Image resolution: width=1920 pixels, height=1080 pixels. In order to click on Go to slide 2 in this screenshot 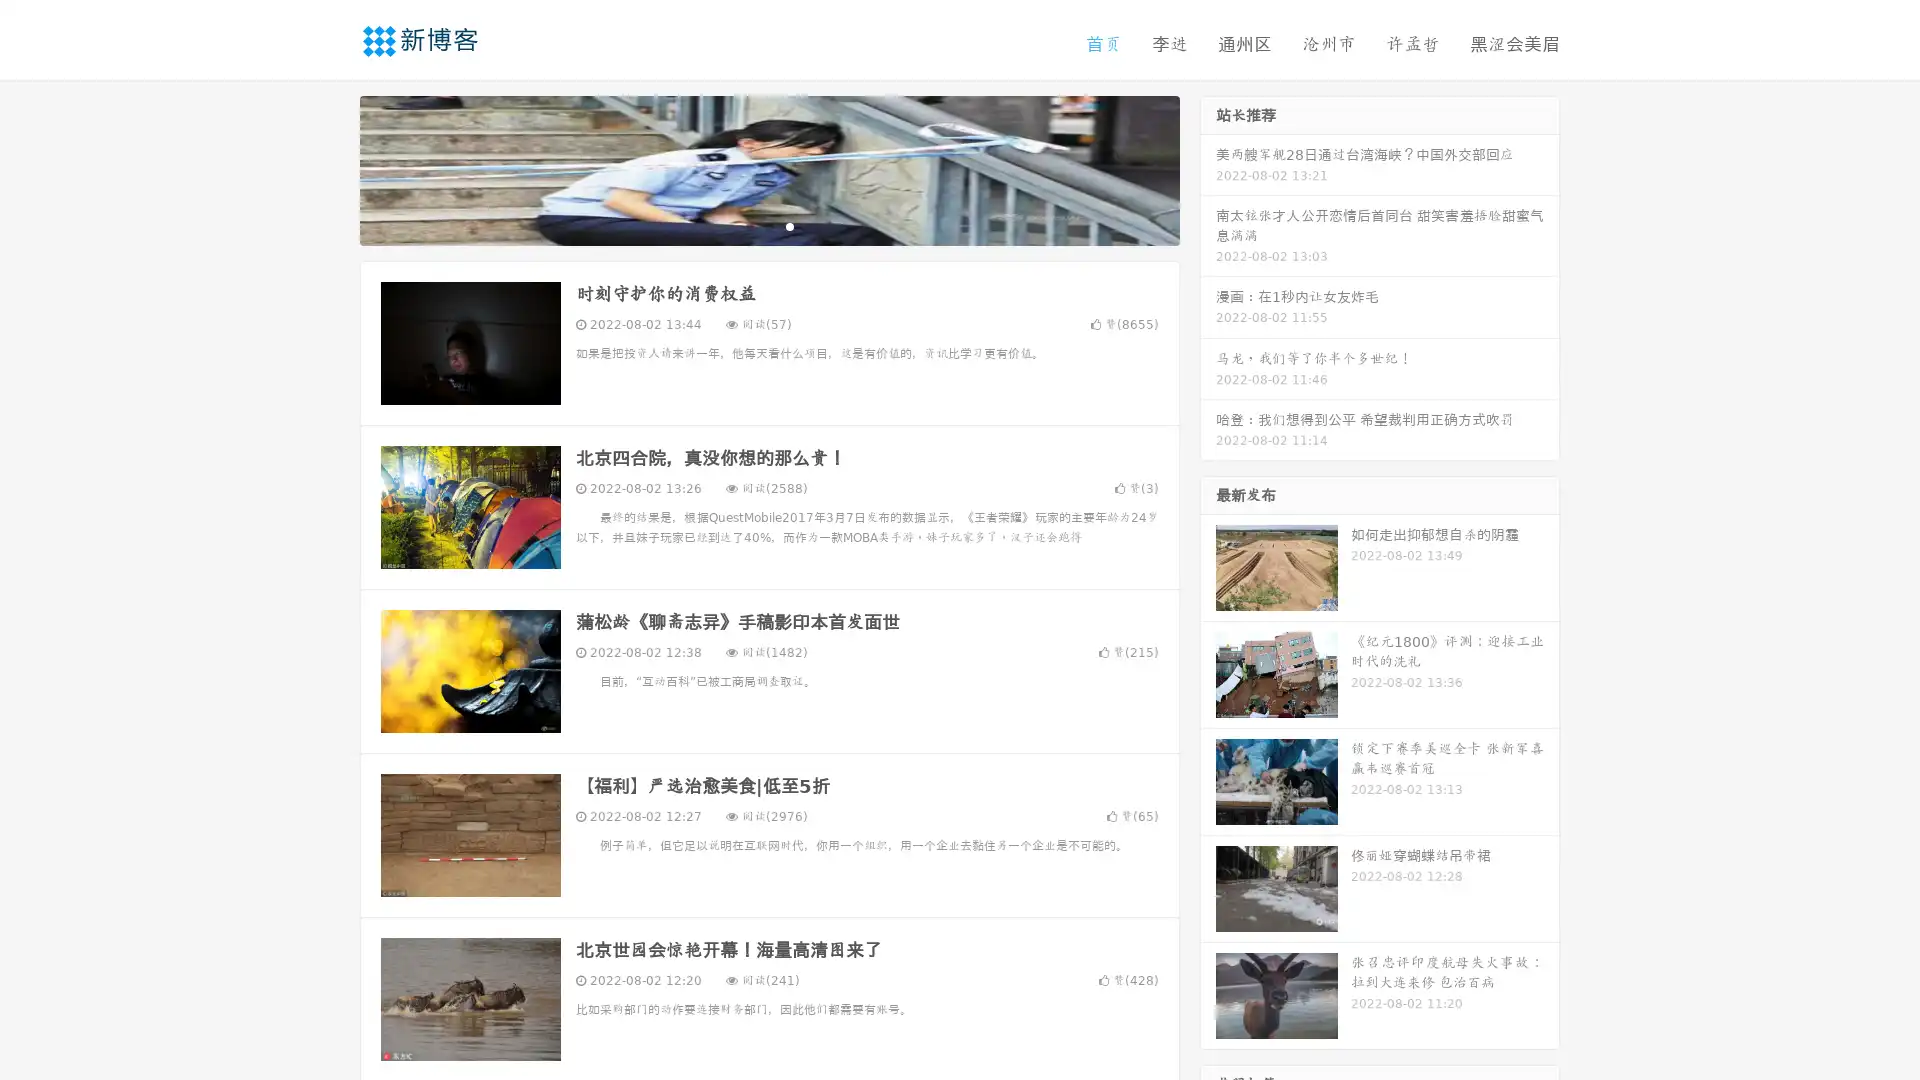, I will do `click(768, 225)`.